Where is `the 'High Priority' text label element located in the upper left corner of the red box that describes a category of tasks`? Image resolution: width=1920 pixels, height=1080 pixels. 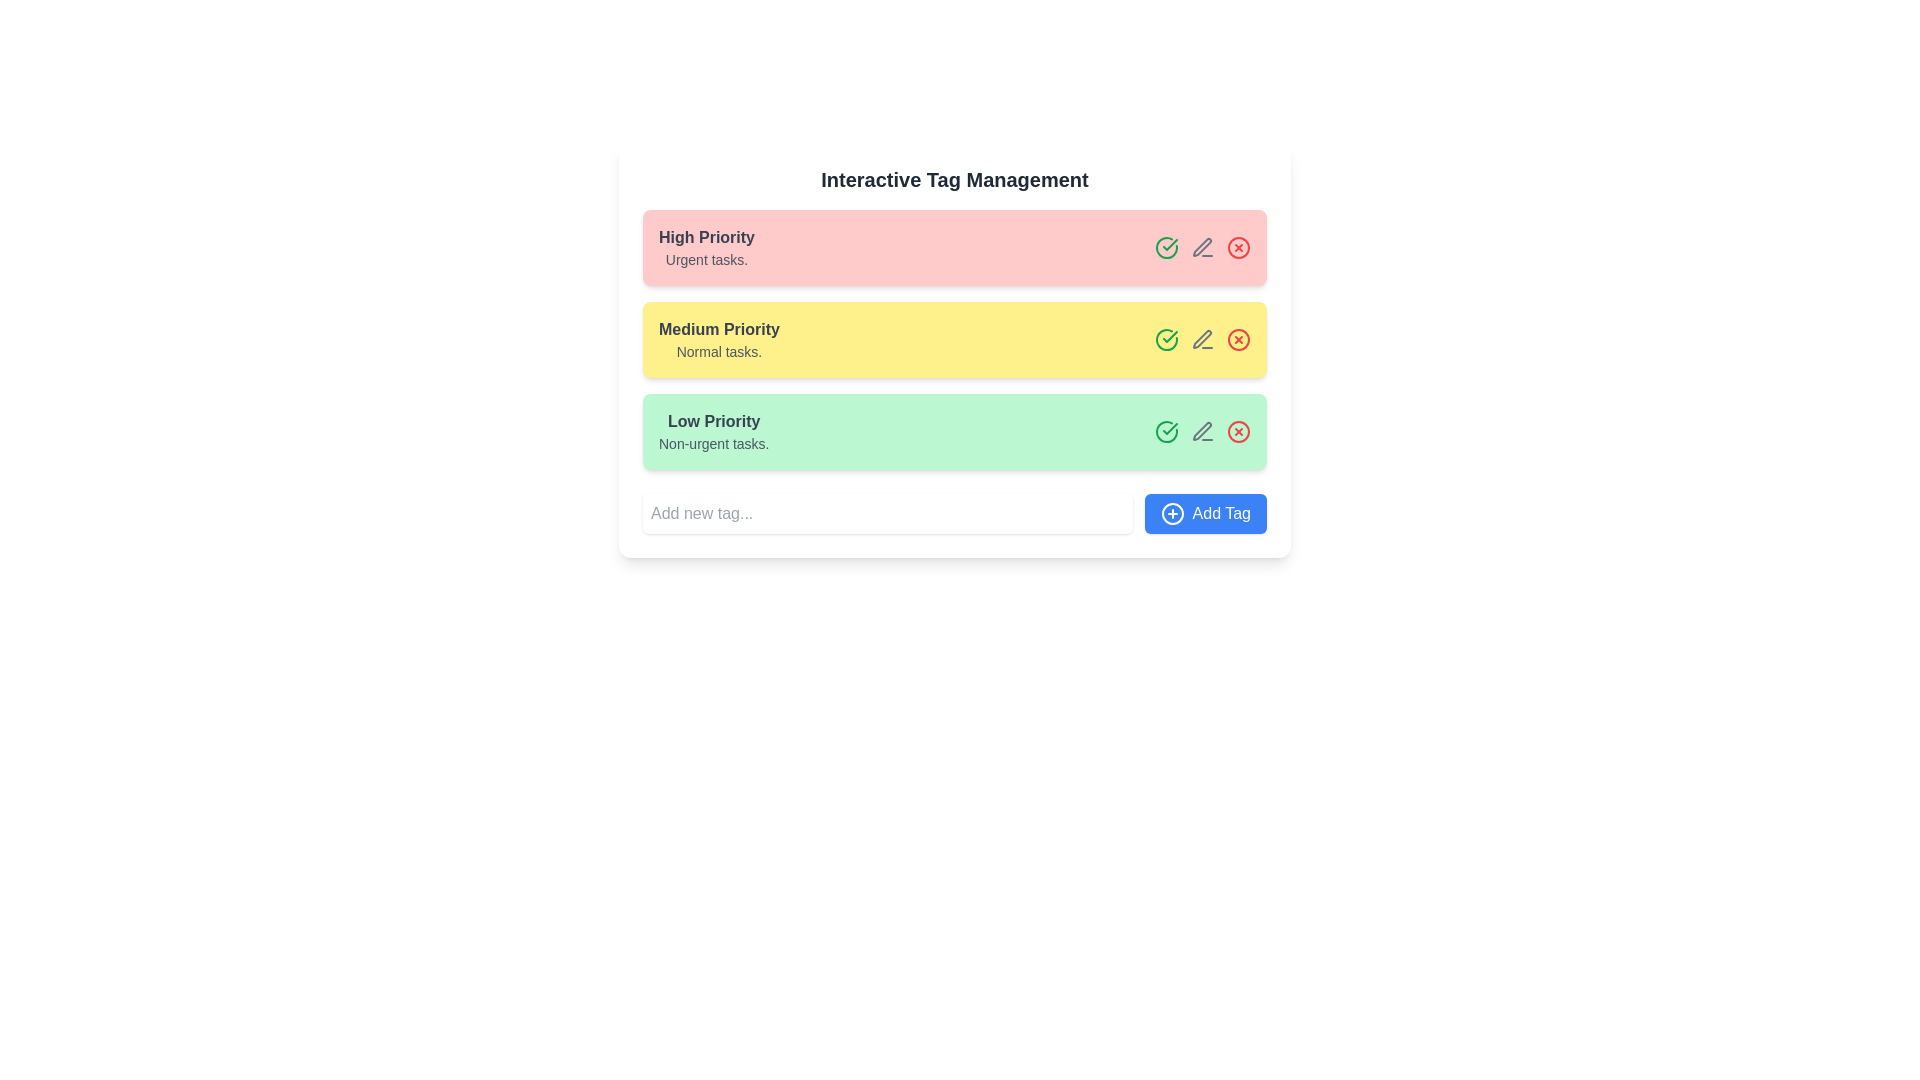
the 'High Priority' text label element located in the upper left corner of the red box that describes a category of tasks is located at coordinates (706, 246).